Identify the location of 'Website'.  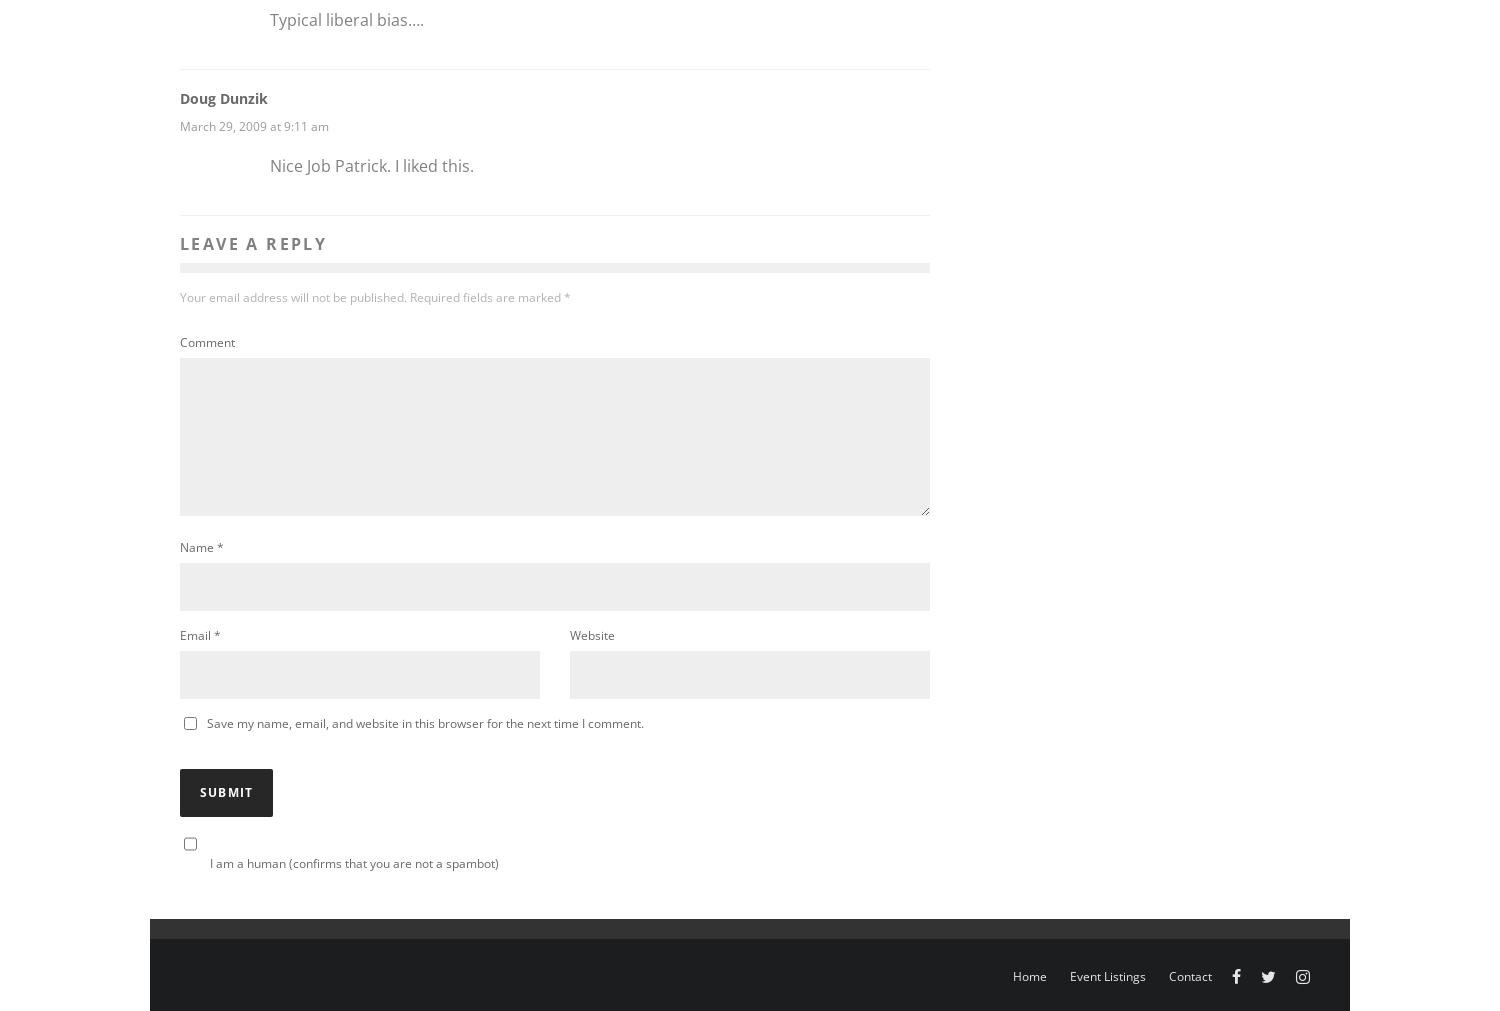
(591, 635).